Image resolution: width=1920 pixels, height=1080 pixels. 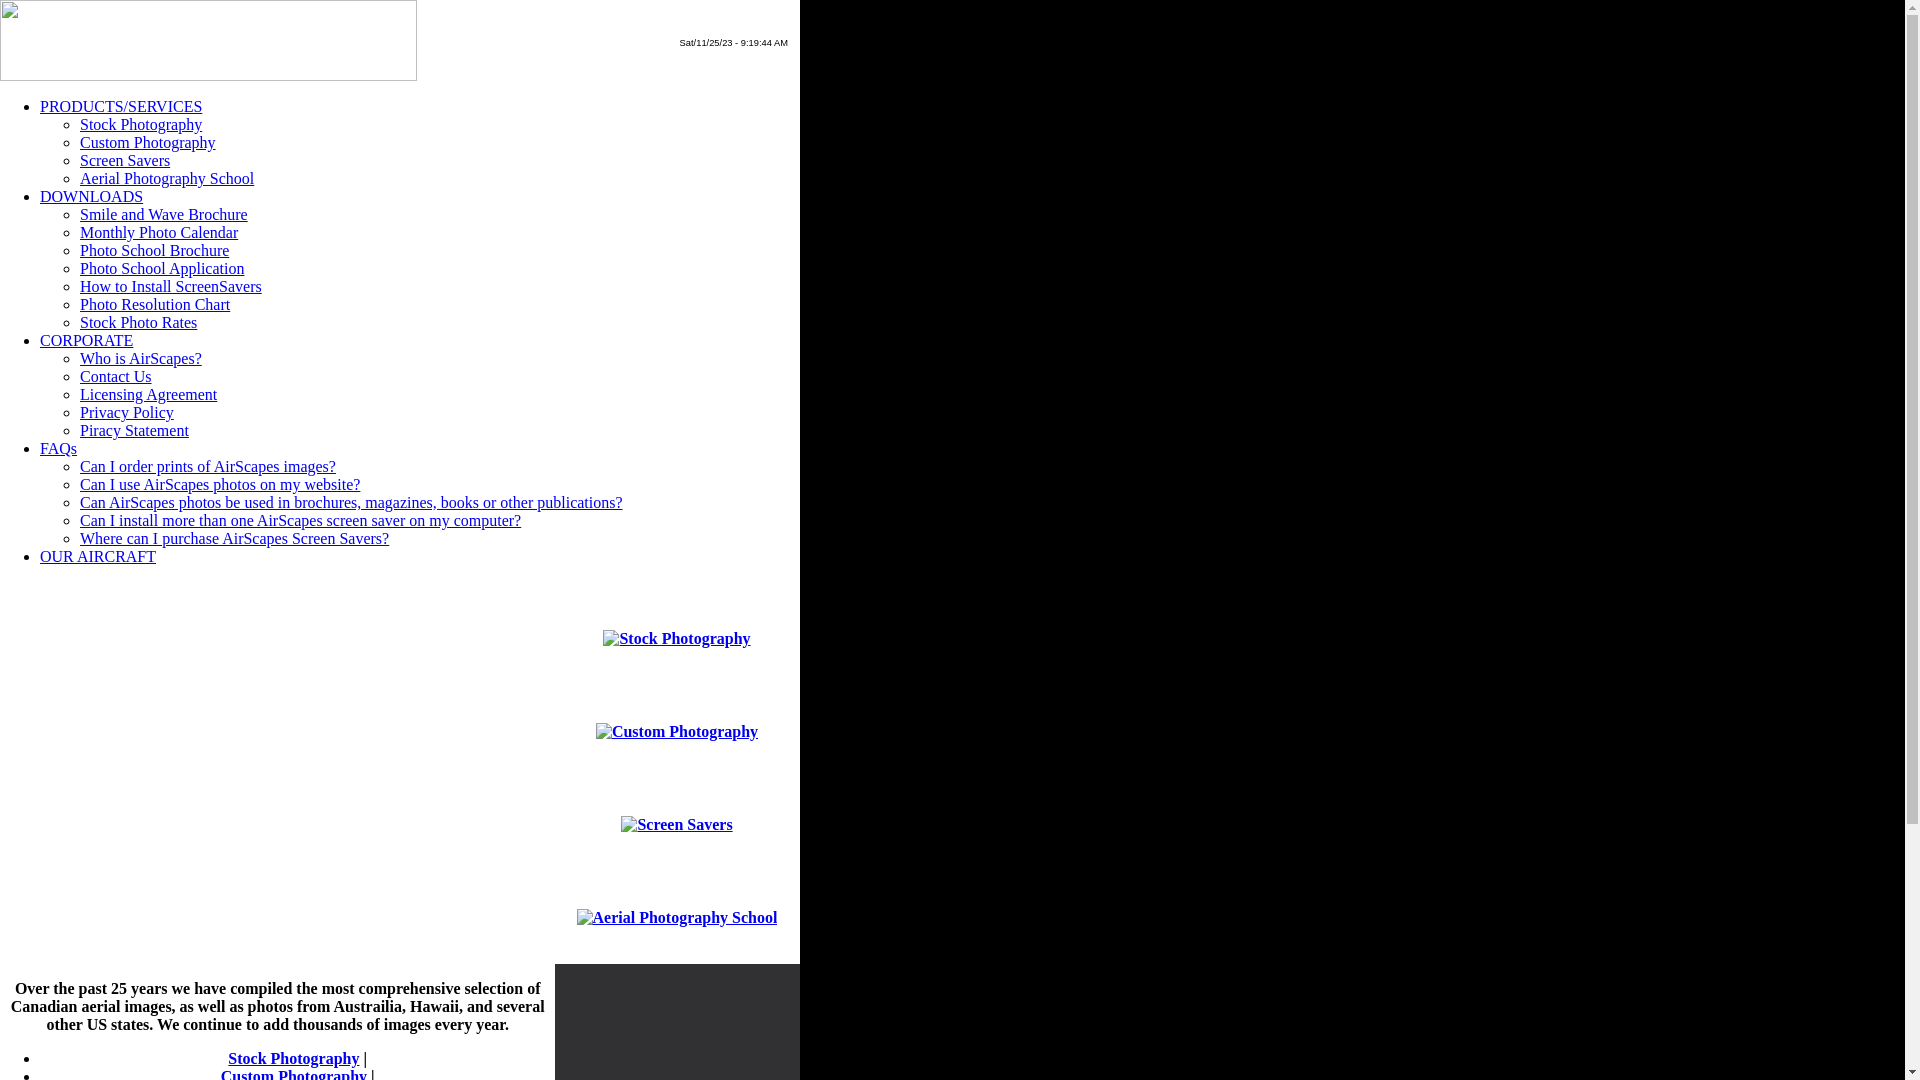 What do you see at coordinates (292, 1057) in the screenshot?
I see `'Stock Photography'` at bounding box center [292, 1057].